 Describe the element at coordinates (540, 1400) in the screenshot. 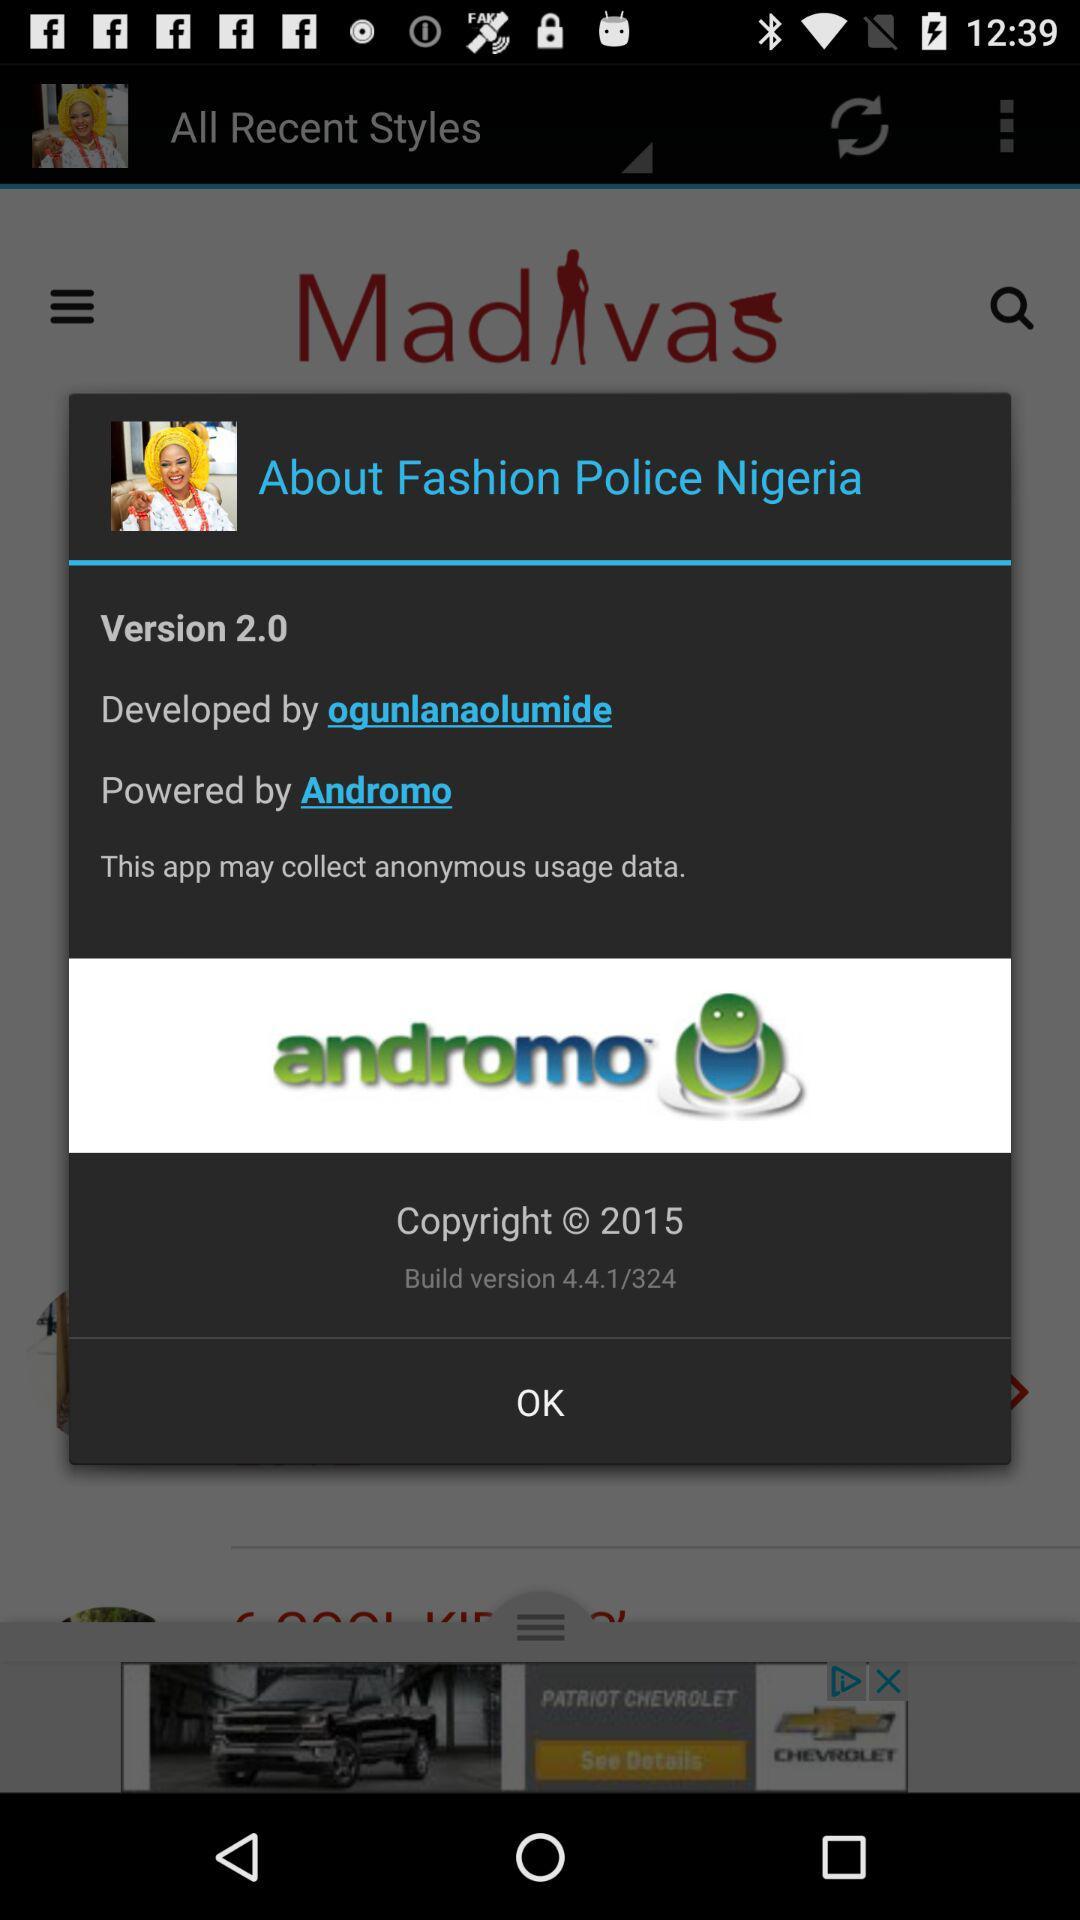

I see `the ok item` at that location.